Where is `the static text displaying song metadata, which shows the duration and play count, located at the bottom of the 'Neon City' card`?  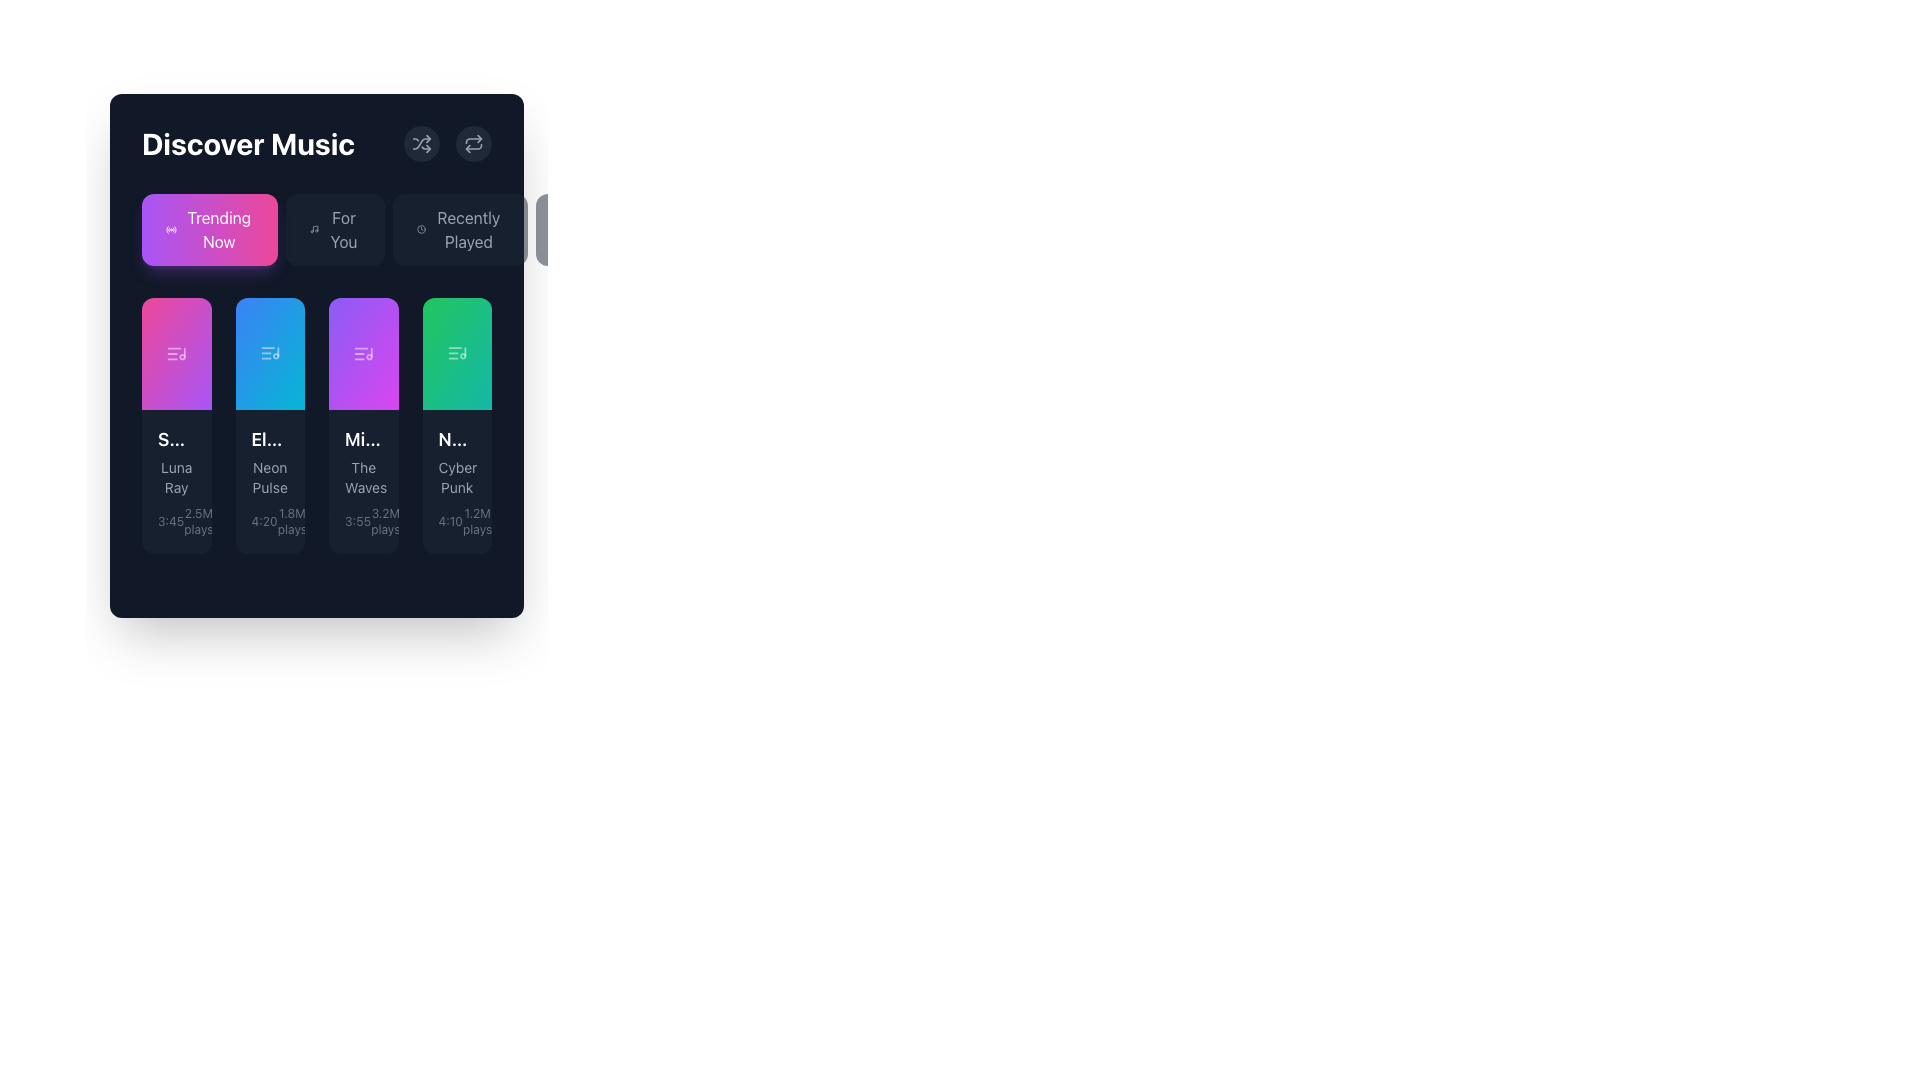
the static text displaying song metadata, which shows the duration and play count, located at the bottom of the 'Neon City' card is located at coordinates (456, 520).